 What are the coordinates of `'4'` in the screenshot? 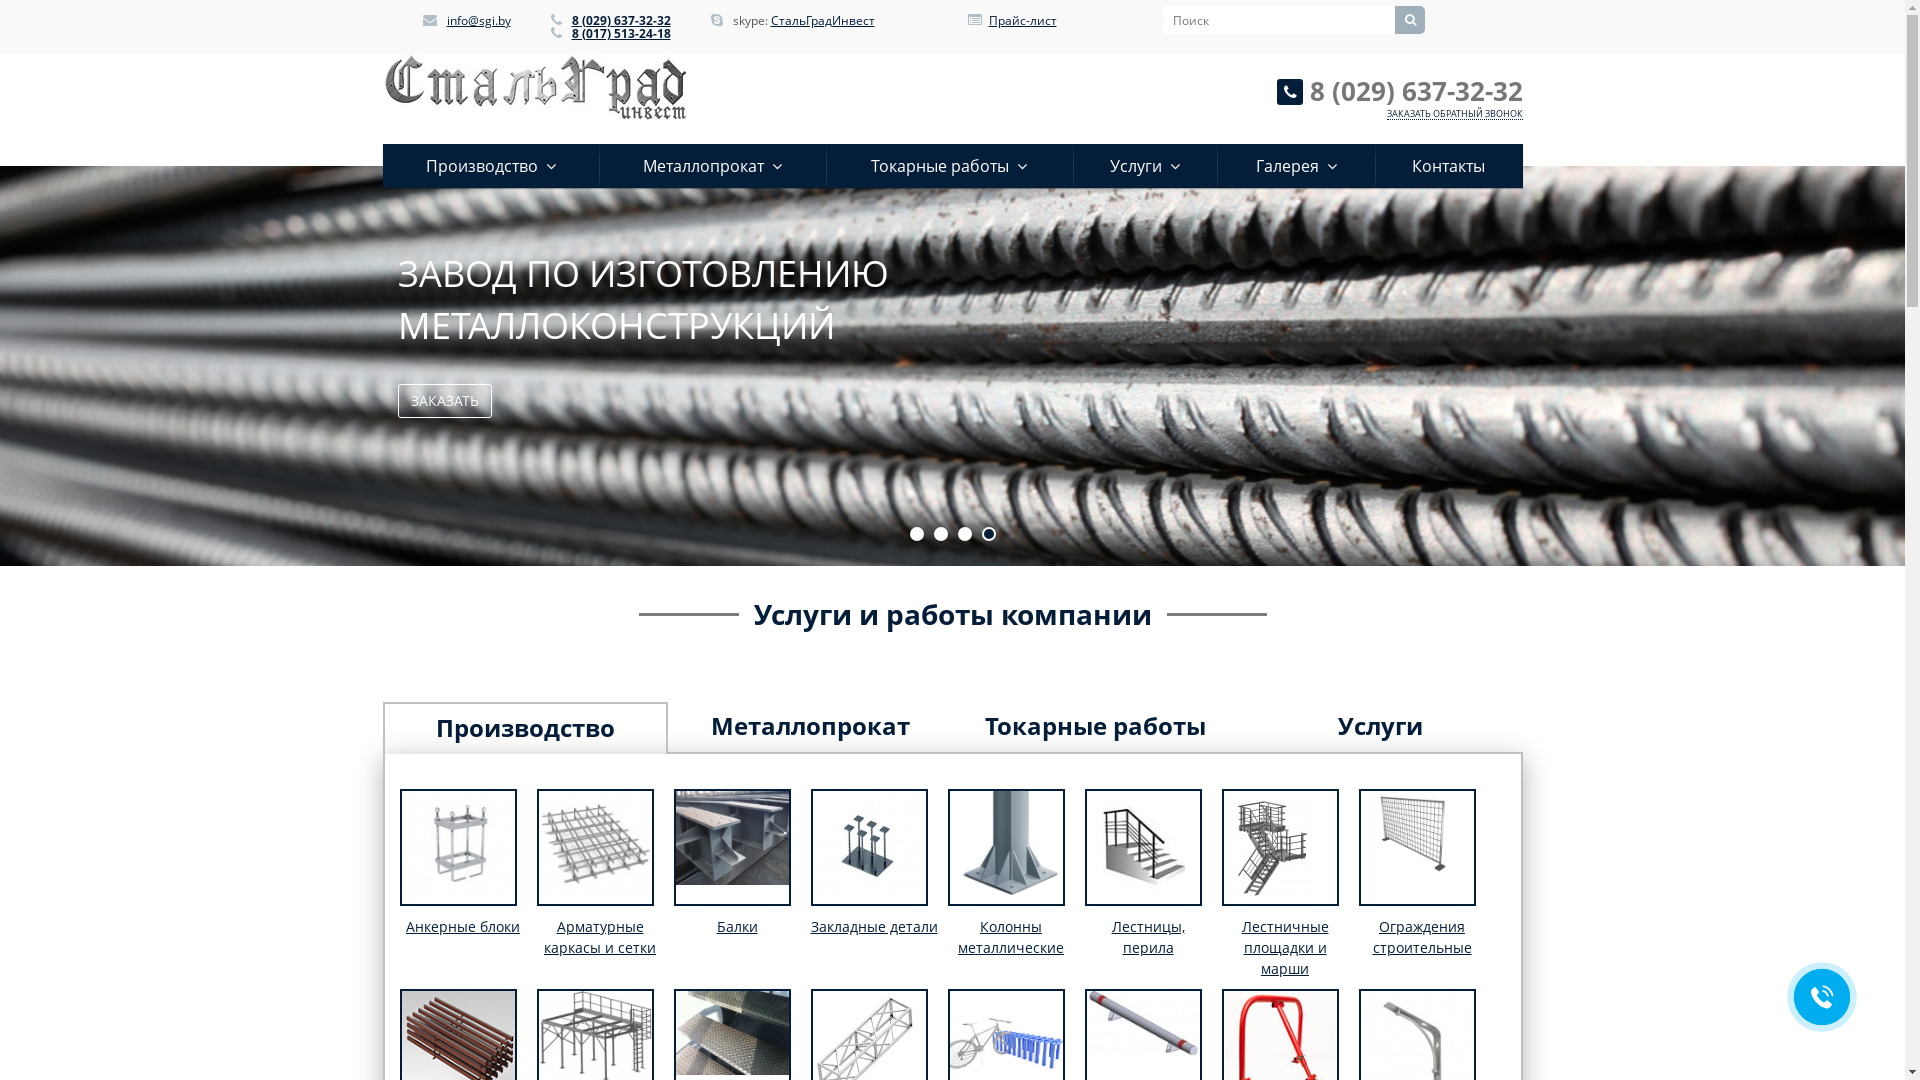 It's located at (988, 532).